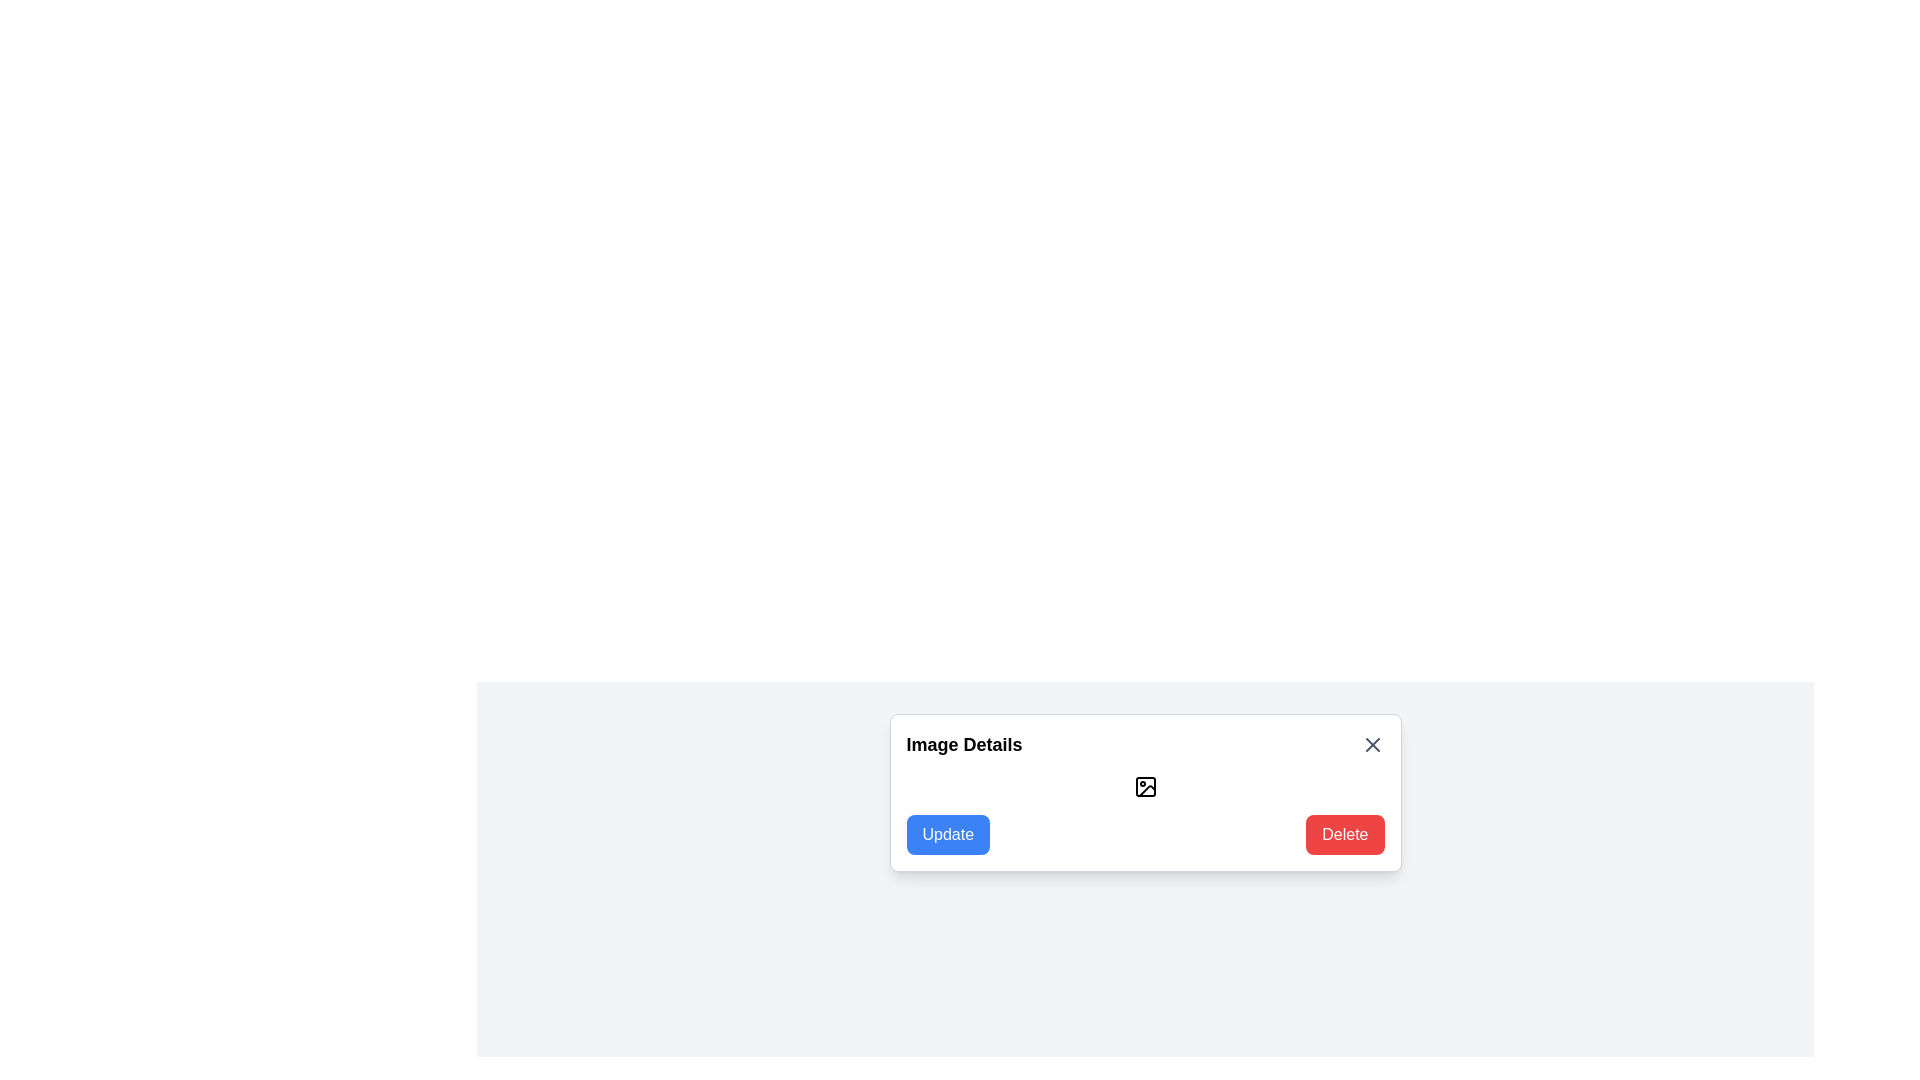  I want to click on the 'X' close icon located at the top-right corner of the dialog box, so click(1371, 744).